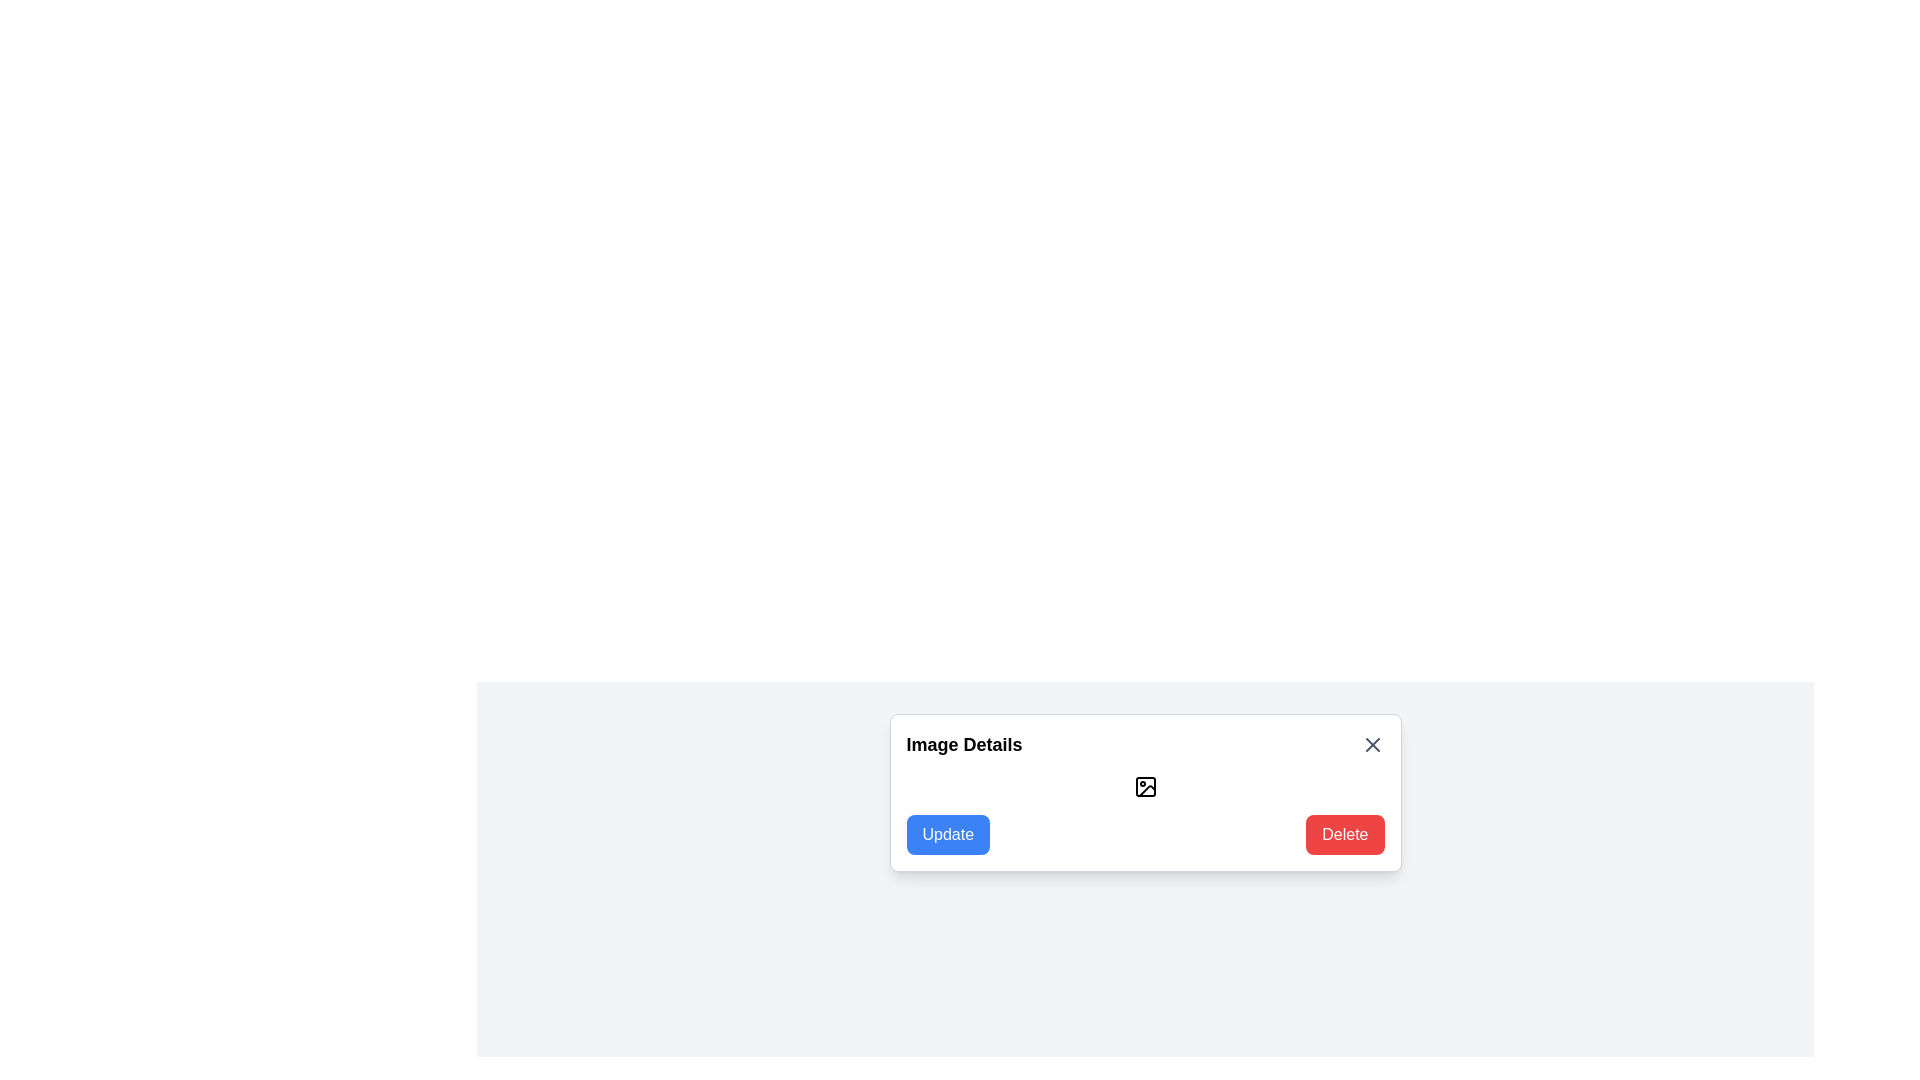  I want to click on the 'X' close icon located at the top-right corner of the dialog box, so click(1371, 744).